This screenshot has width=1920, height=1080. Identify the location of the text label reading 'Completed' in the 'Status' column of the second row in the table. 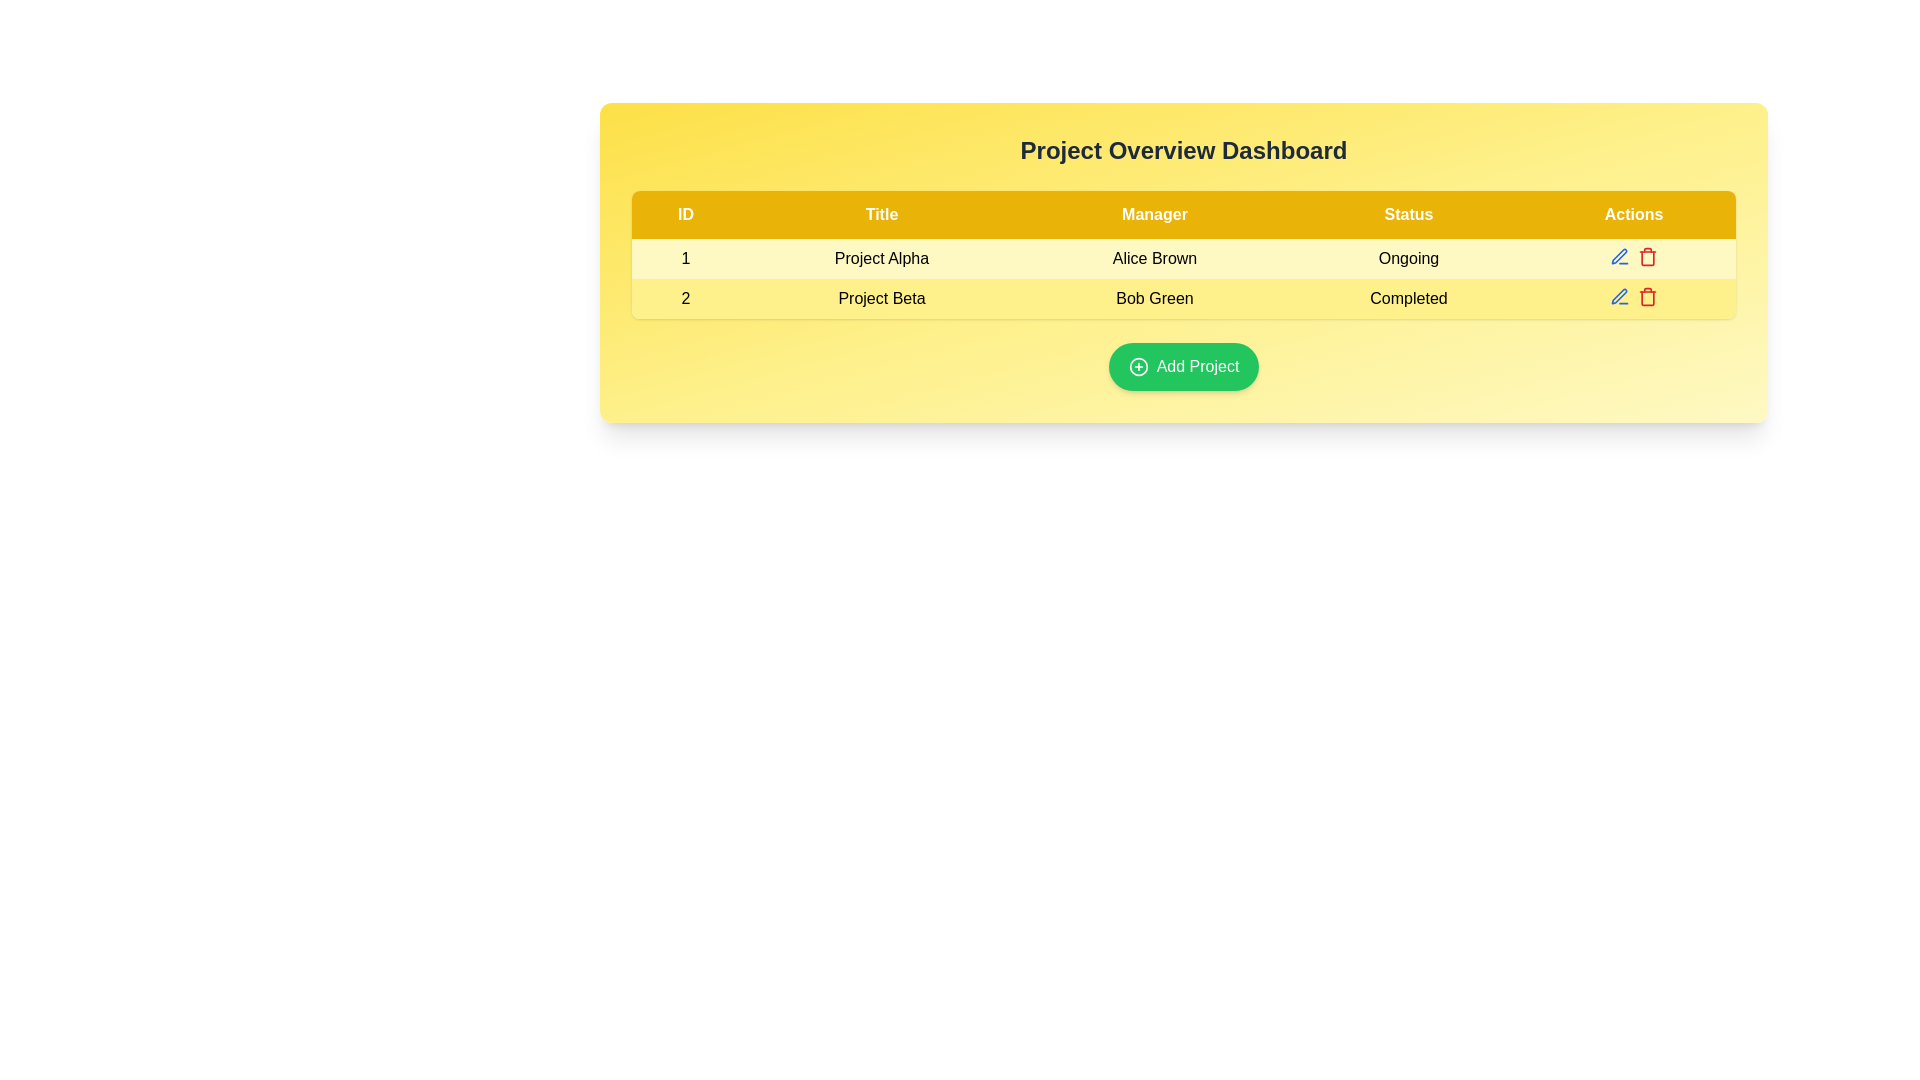
(1408, 299).